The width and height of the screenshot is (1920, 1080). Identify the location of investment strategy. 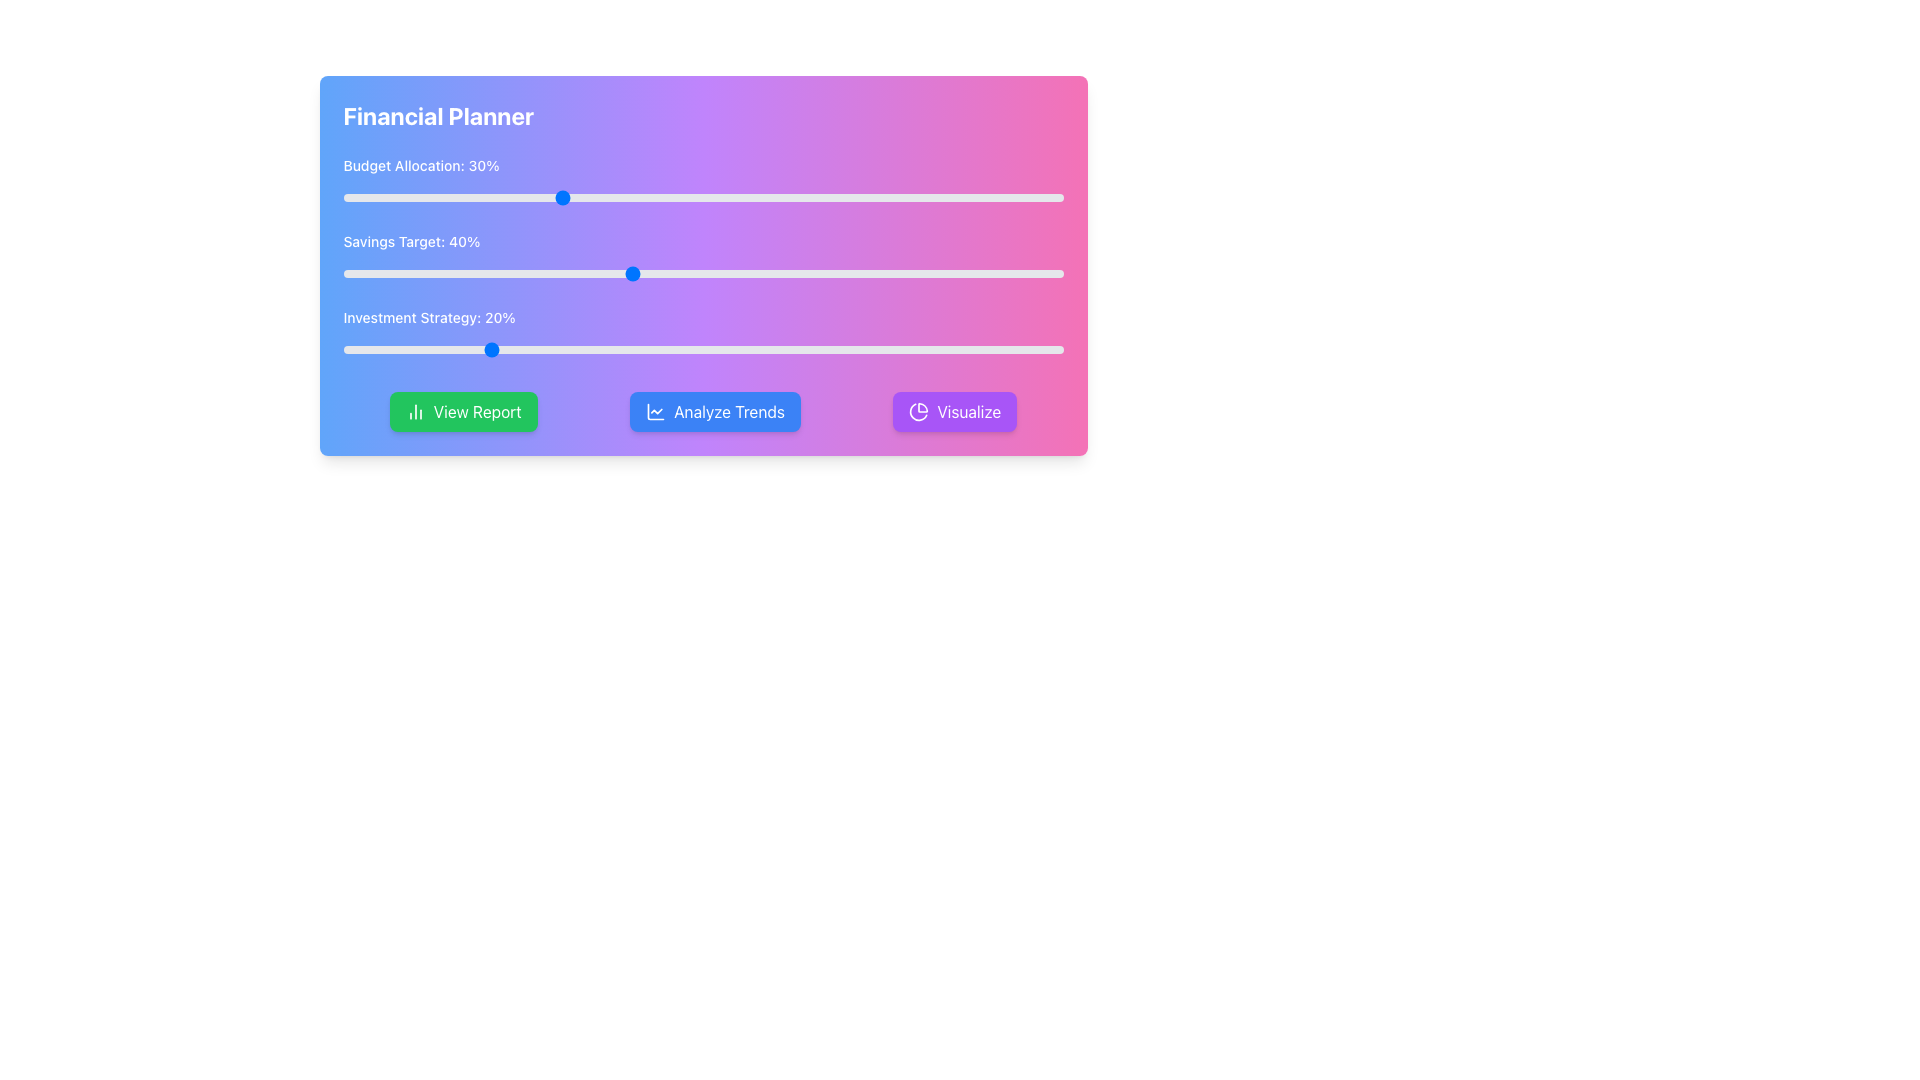
(530, 349).